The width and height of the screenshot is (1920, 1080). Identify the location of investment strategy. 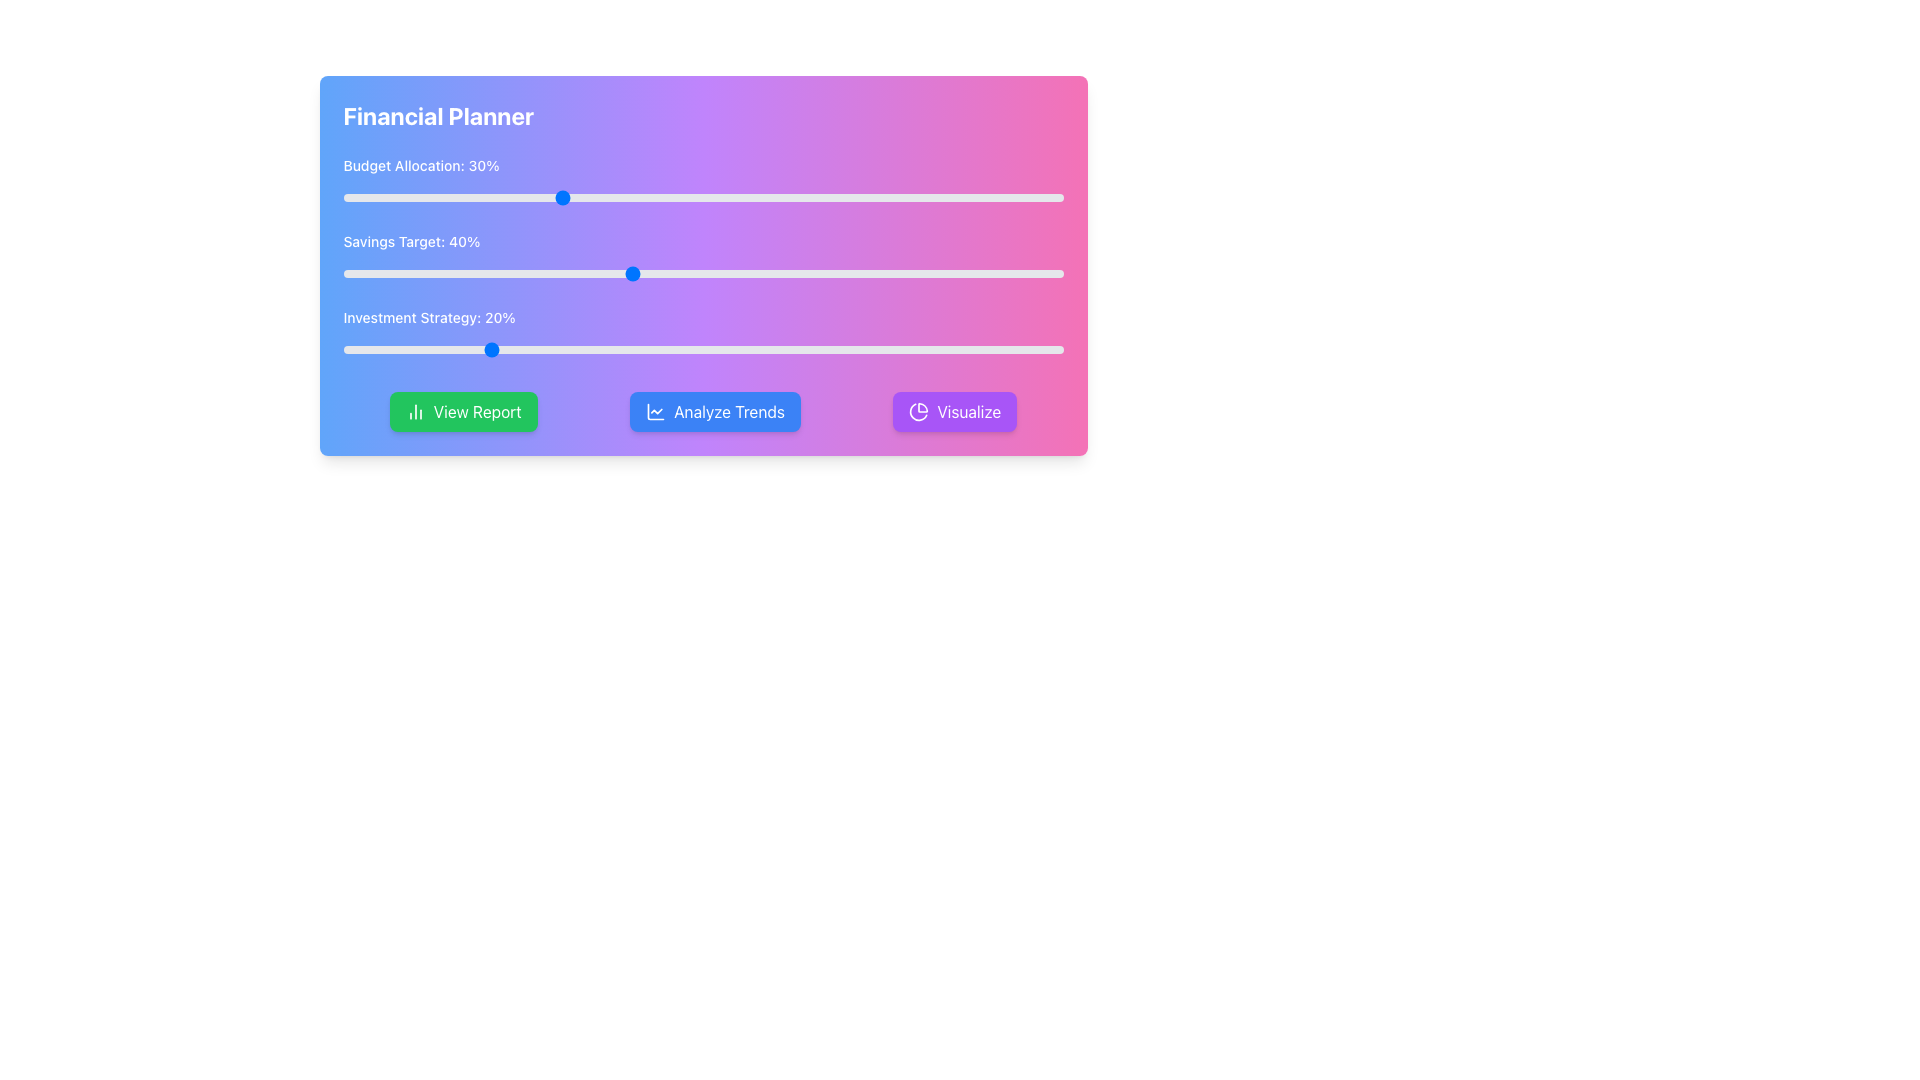
(530, 349).